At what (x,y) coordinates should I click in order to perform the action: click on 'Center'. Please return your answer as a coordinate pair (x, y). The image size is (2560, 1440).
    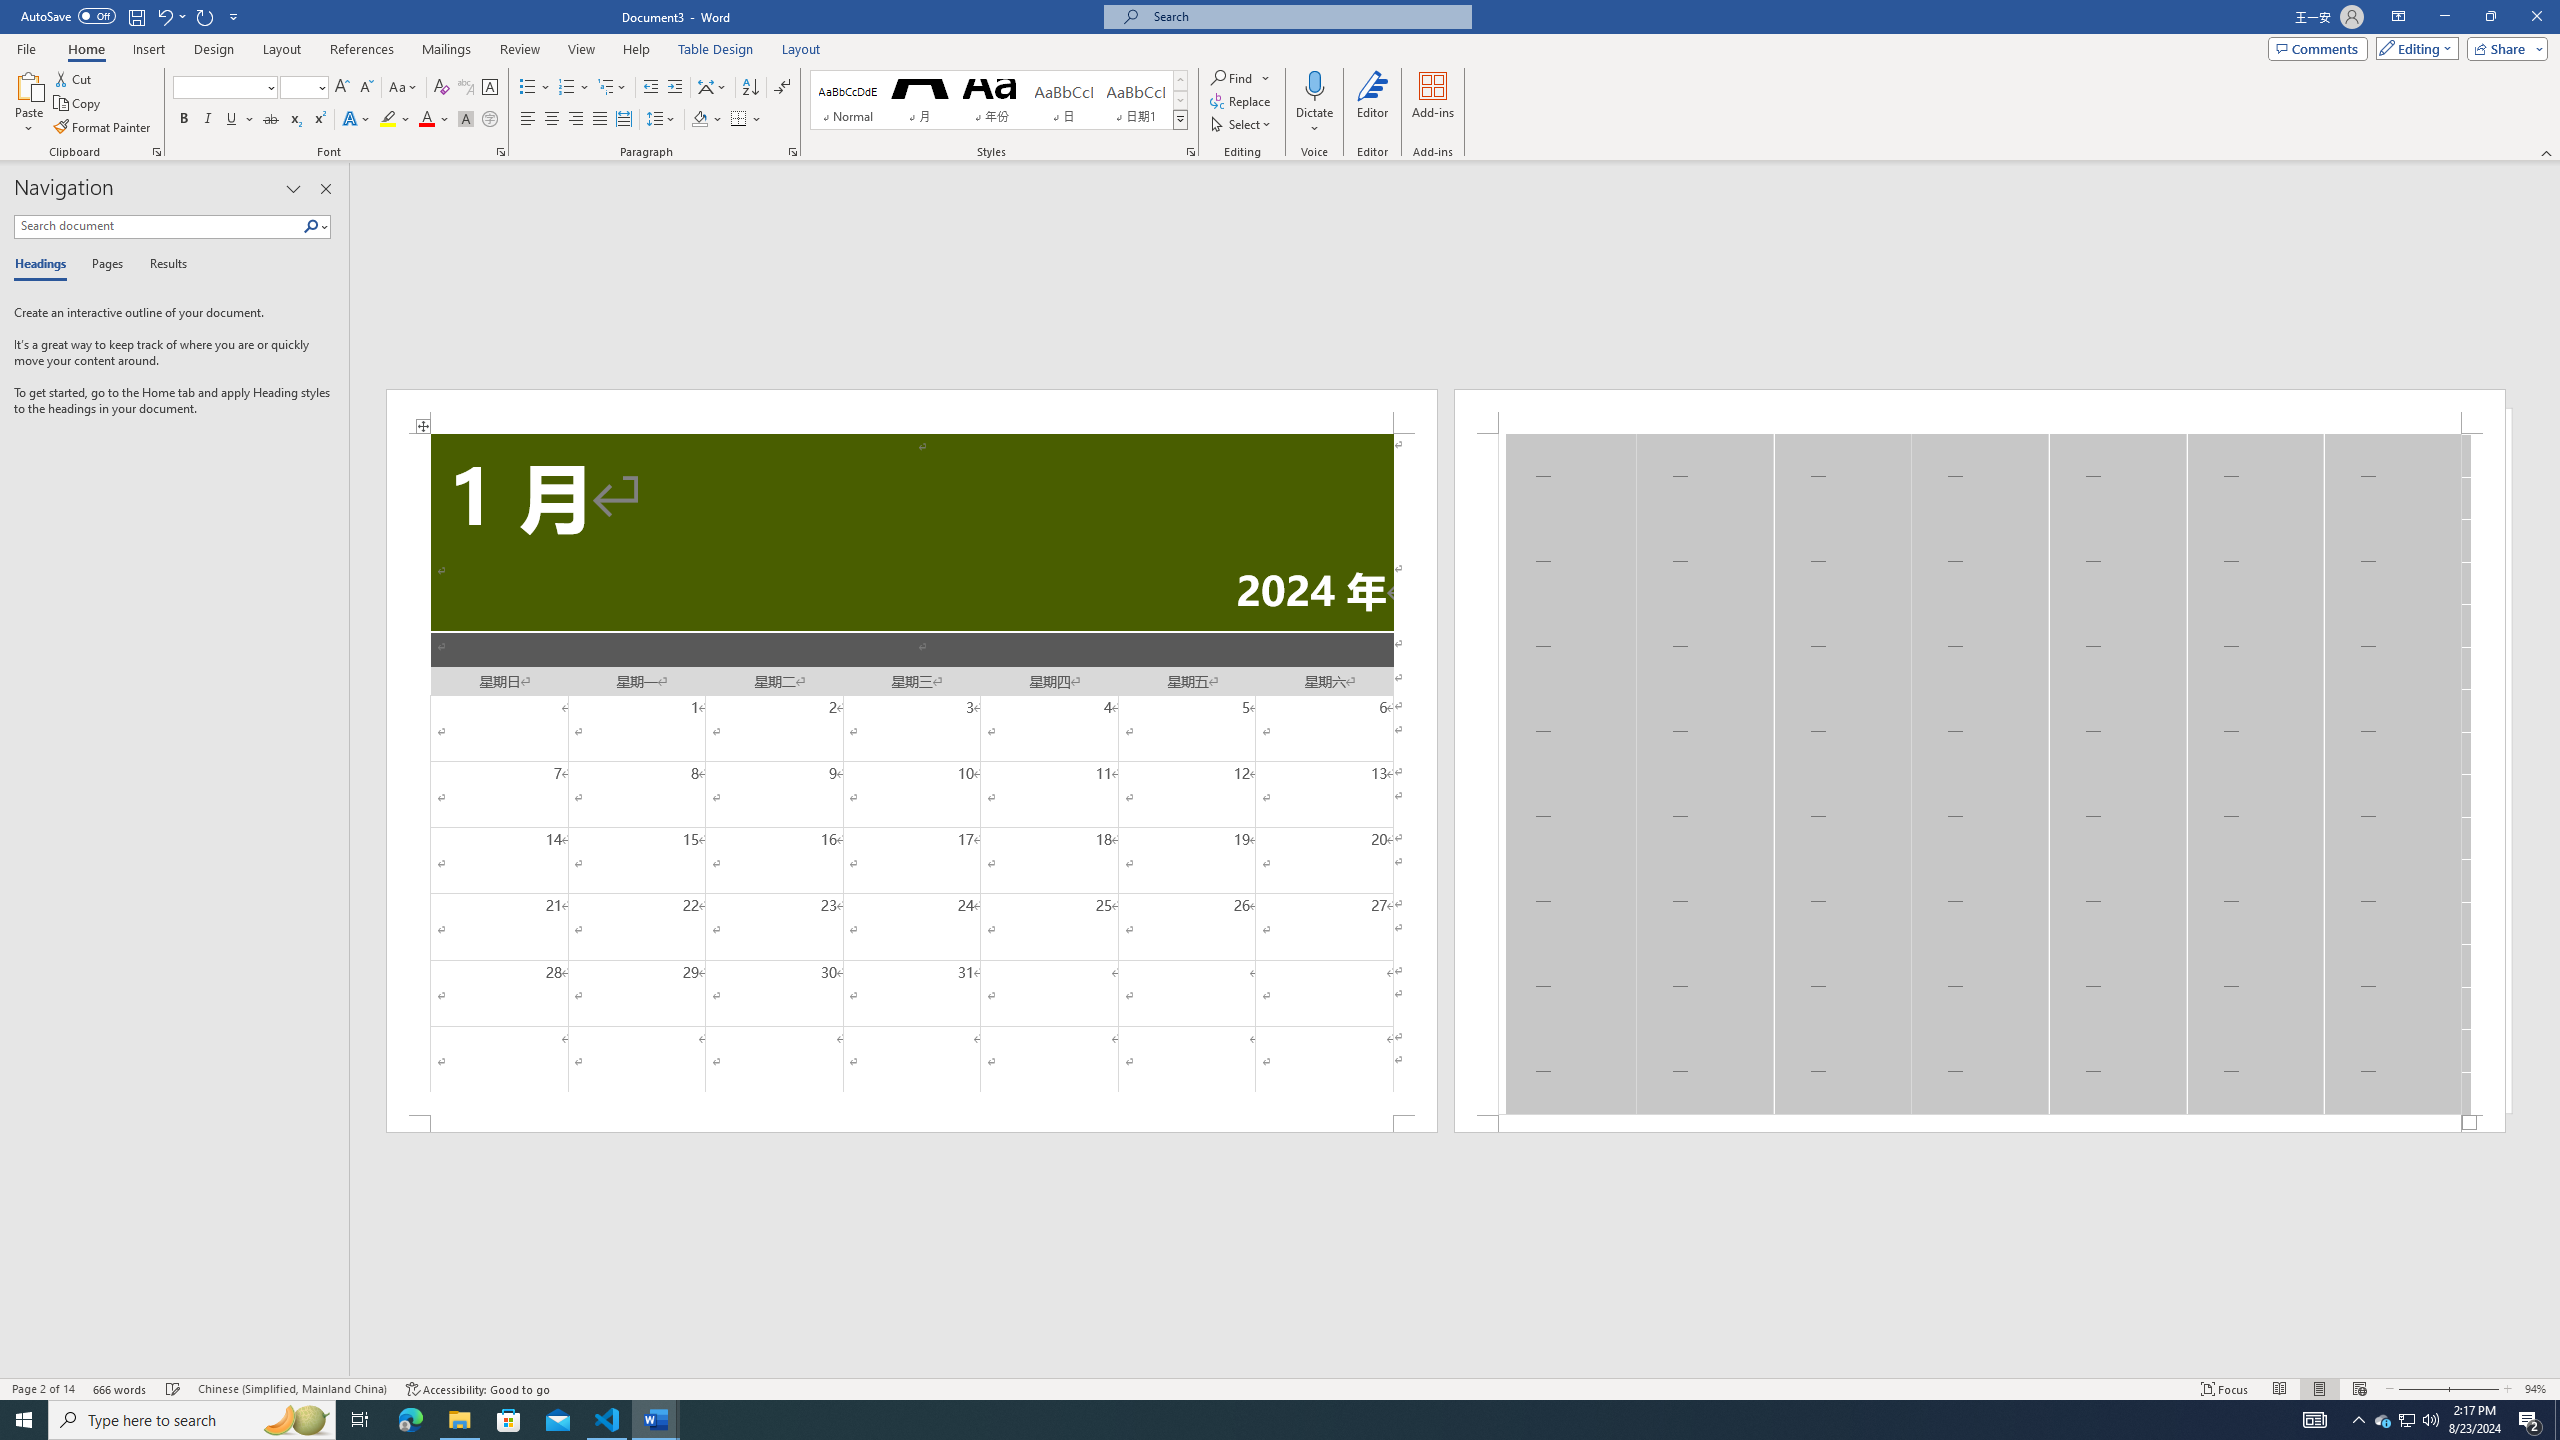
    Looking at the image, I should click on (550, 118).